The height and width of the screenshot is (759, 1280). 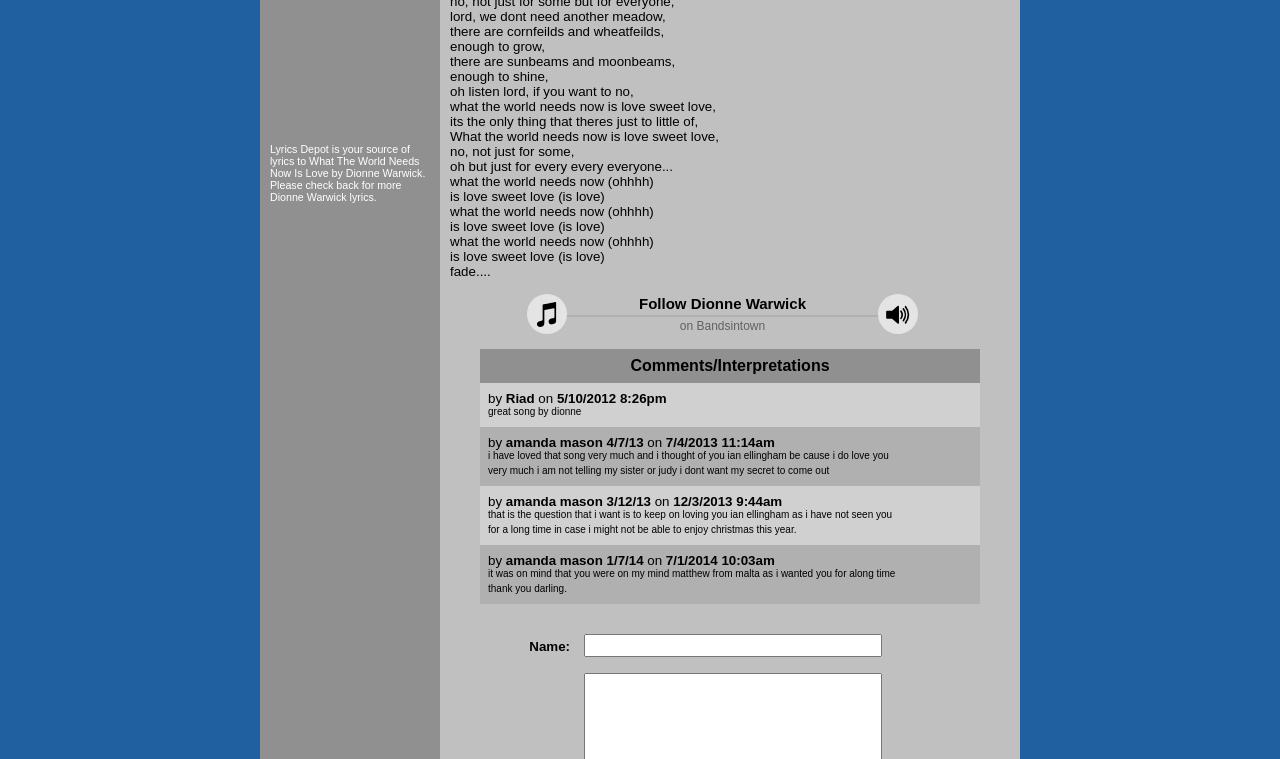 I want to click on 'what the world needs now is love sweet love,', so click(x=581, y=105).